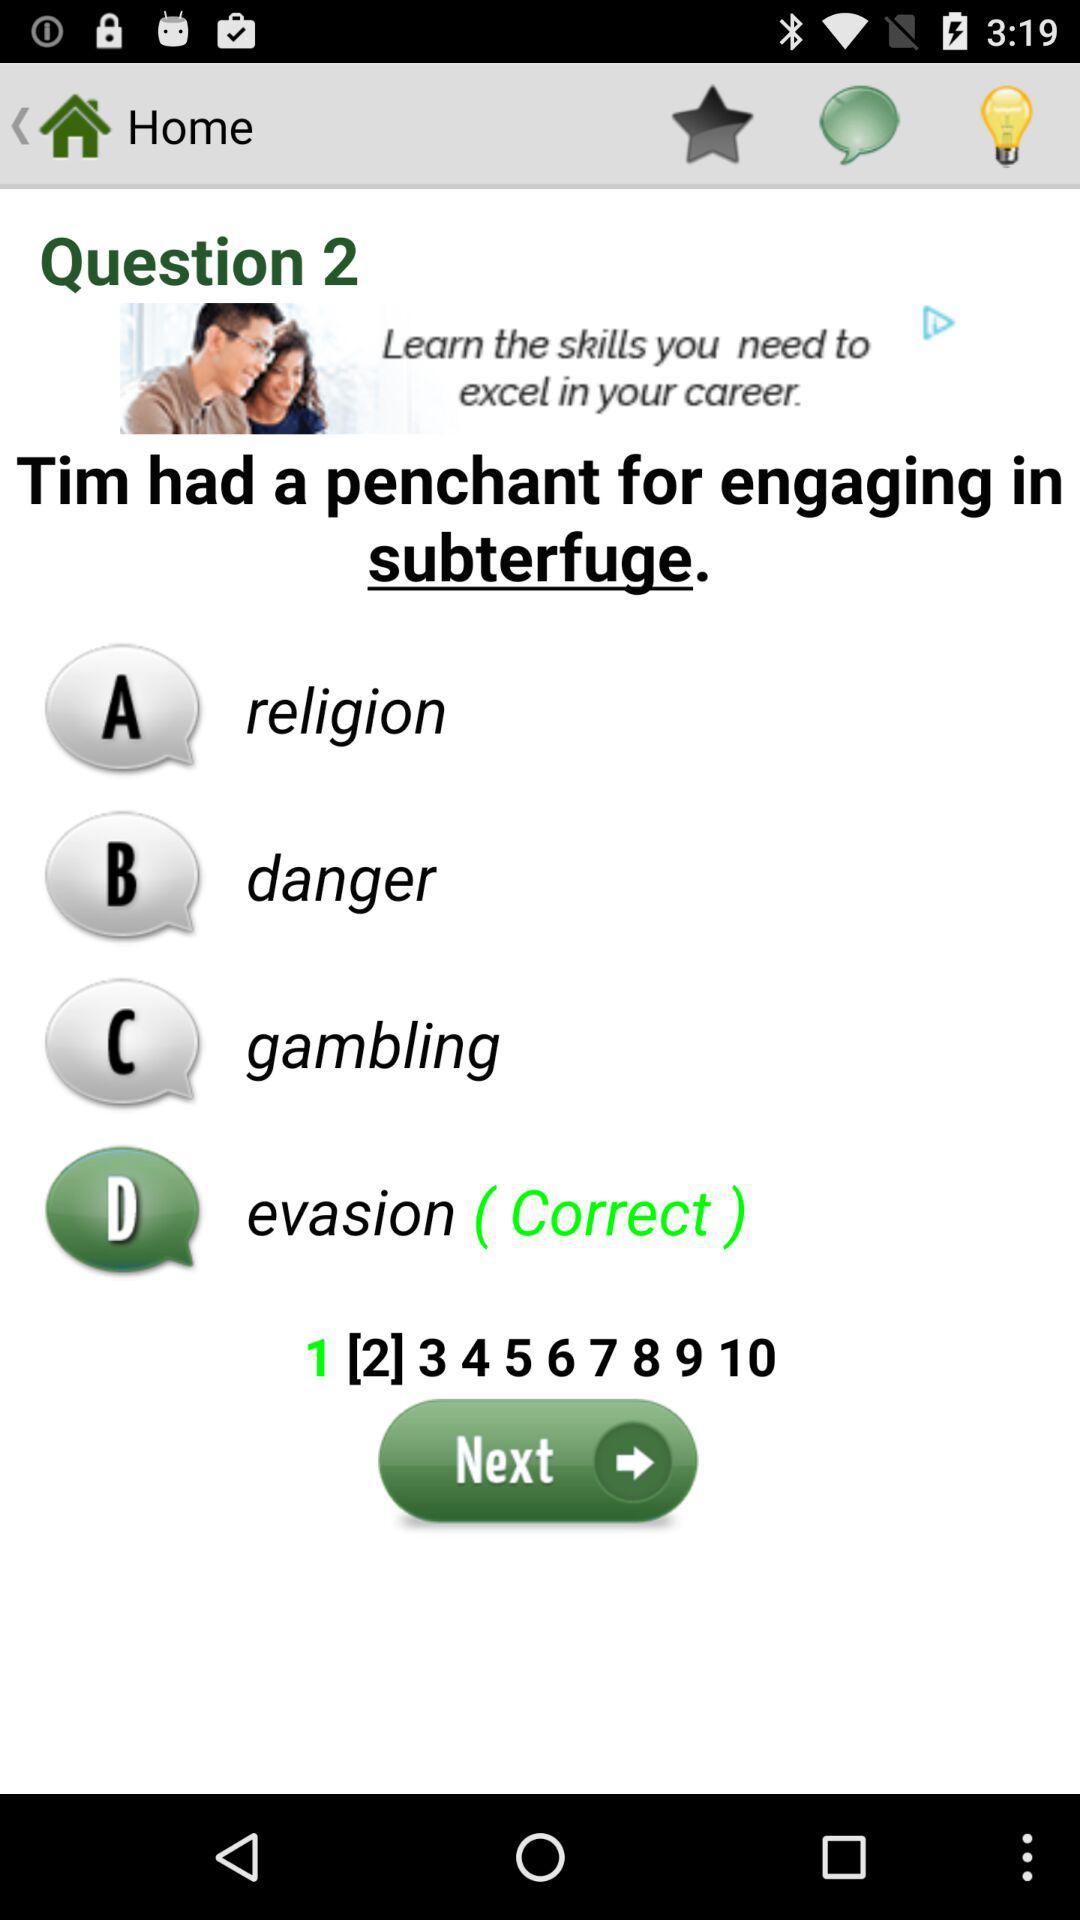 Image resolution: width=1080 pixels, height=1920 pixels. I want to click on advertisement link, so click(540, 368).